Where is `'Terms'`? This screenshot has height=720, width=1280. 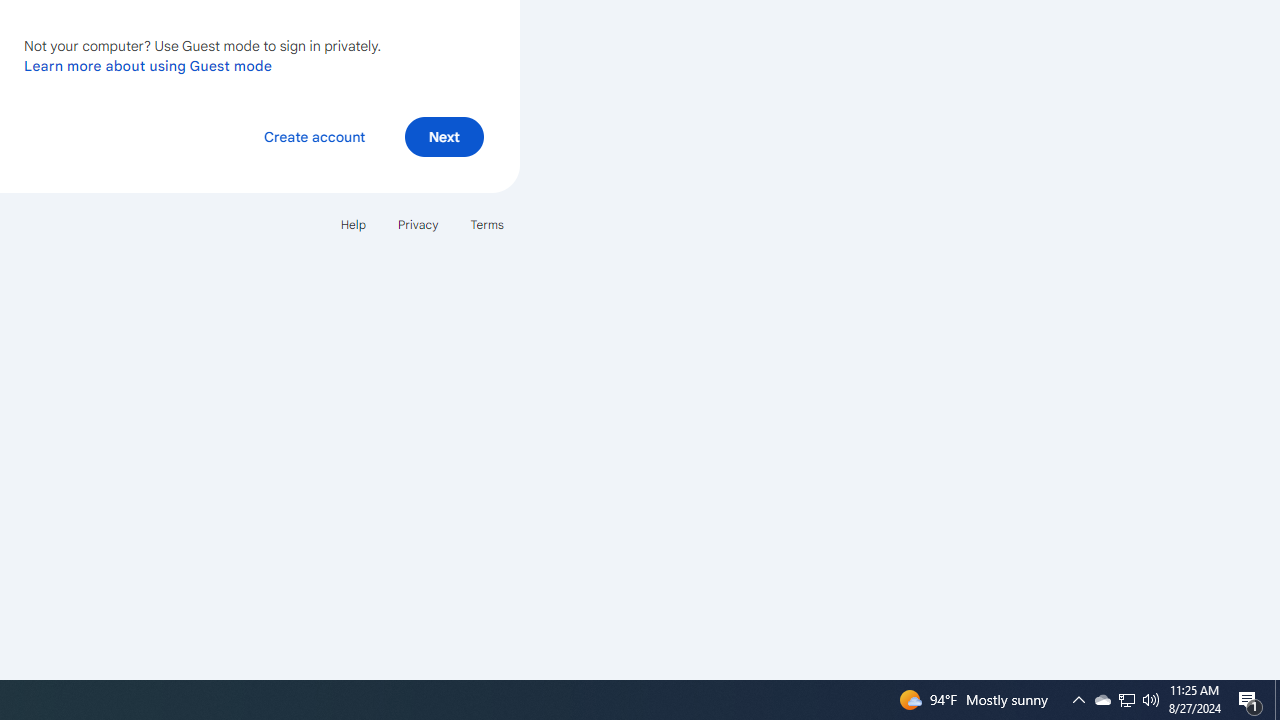 'Terms' is located at coordinates (487, 224).